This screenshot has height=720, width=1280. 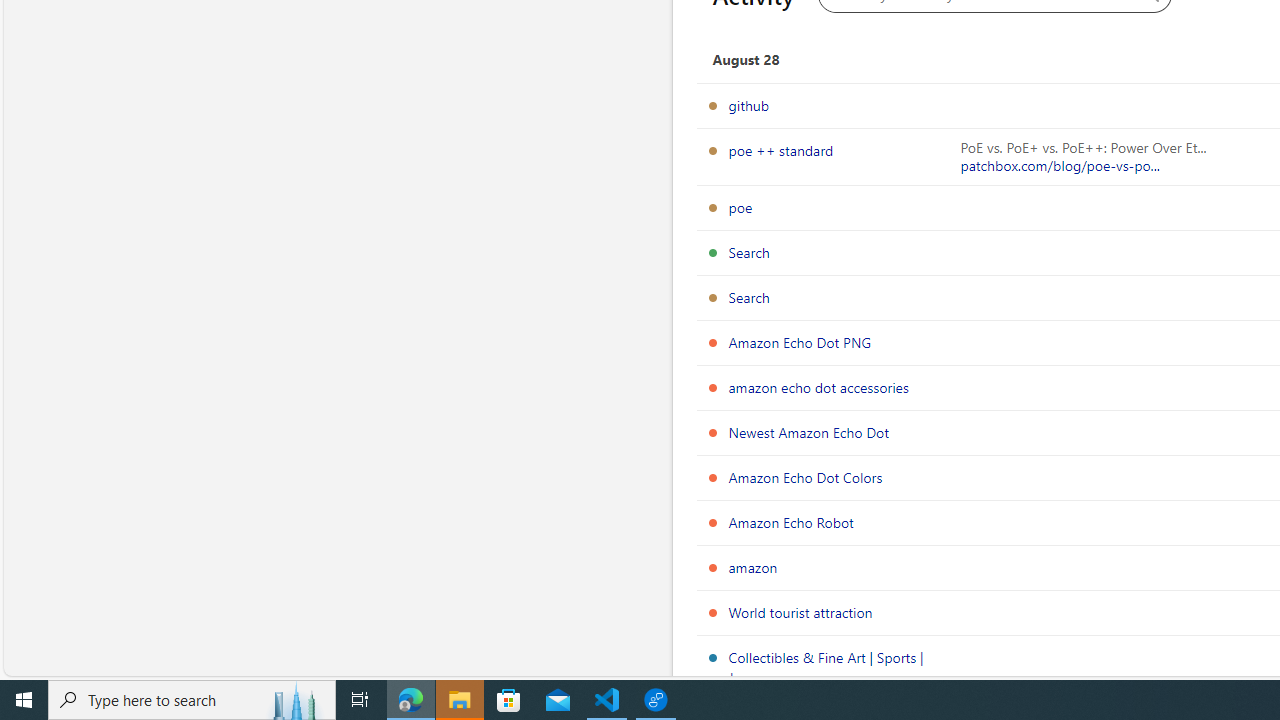 What do you see at coordinates (800, 611) in the screenshot?
I see `'World tourist attraction'` at bounding box center [800, 611].